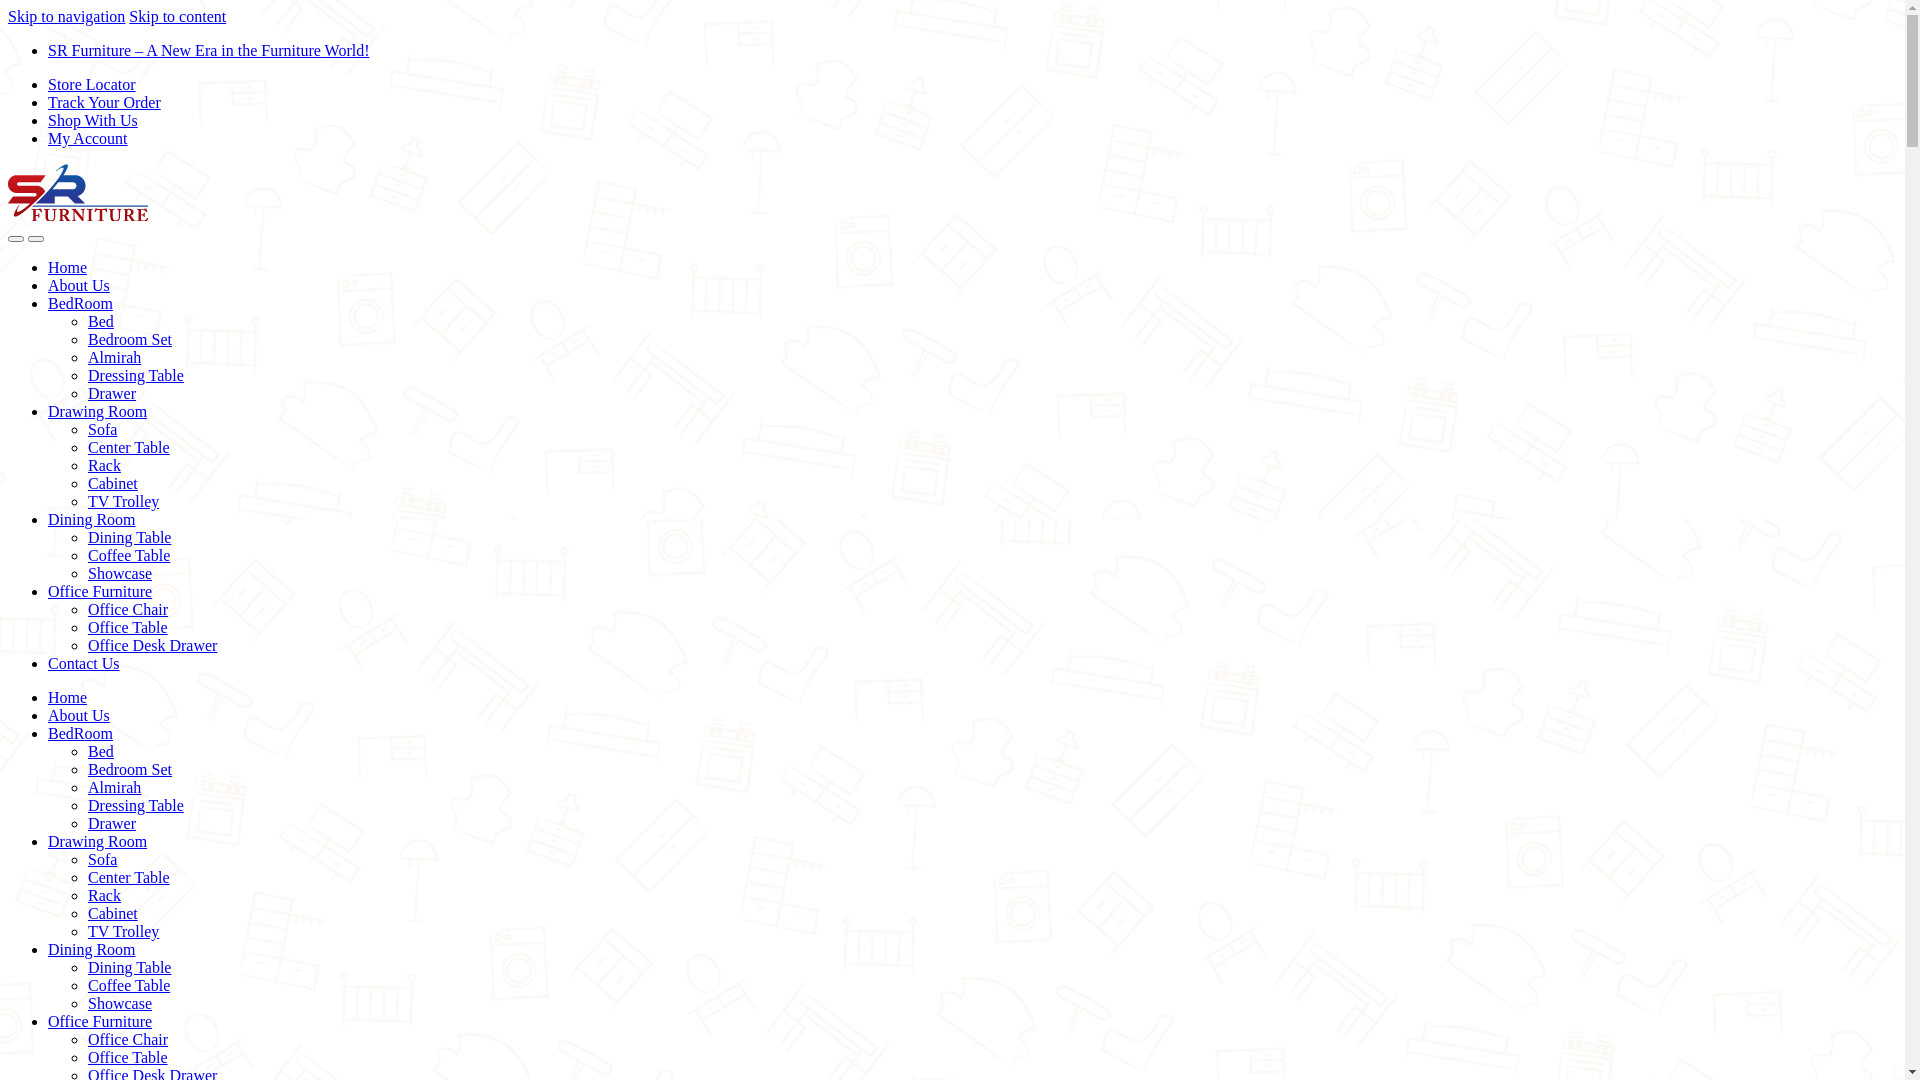  I want to click on 'BedRoom', so click(80, 733).